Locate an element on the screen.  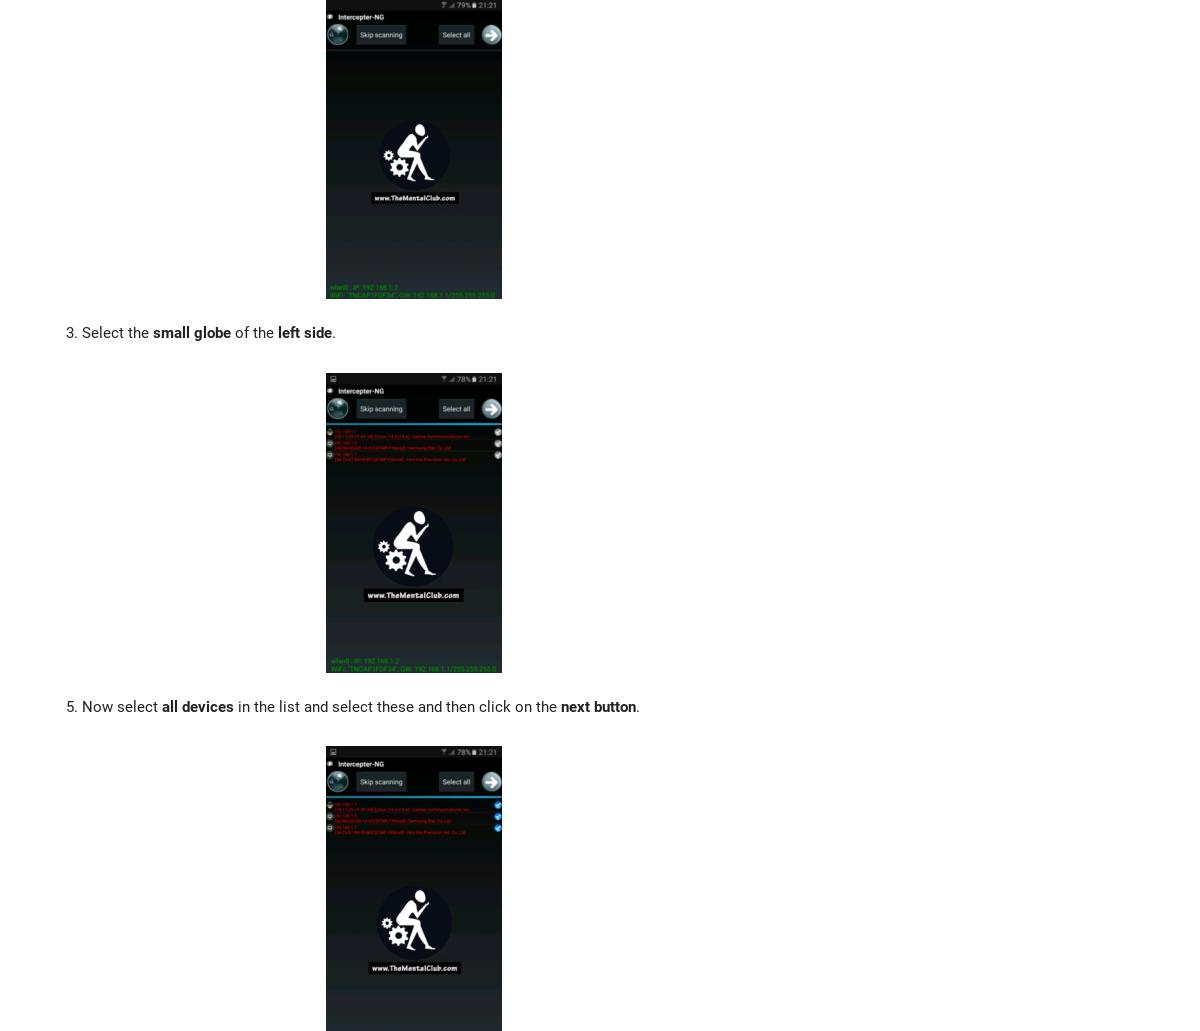
'5. Now select' is located at coordinates (114, 706).